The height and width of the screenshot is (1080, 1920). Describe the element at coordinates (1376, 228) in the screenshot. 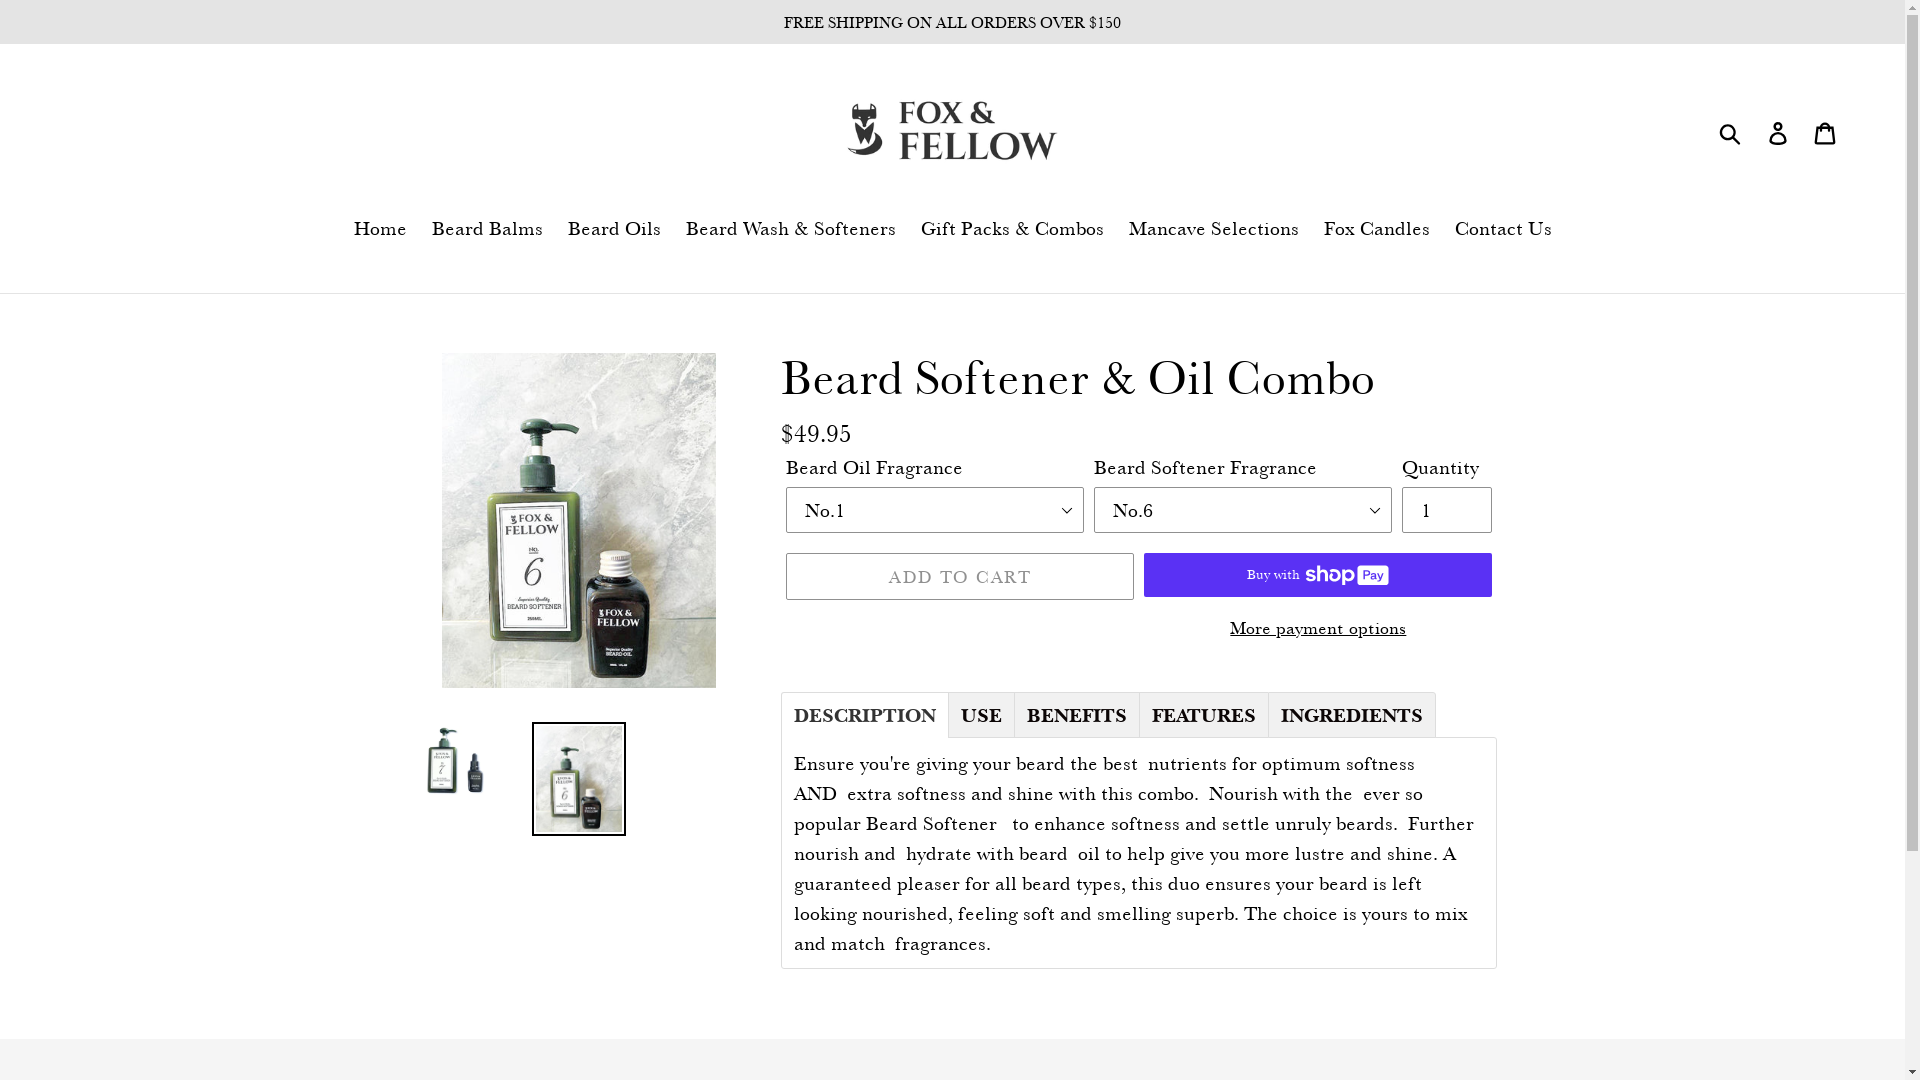

I see `'Fox Candles'` at that location.